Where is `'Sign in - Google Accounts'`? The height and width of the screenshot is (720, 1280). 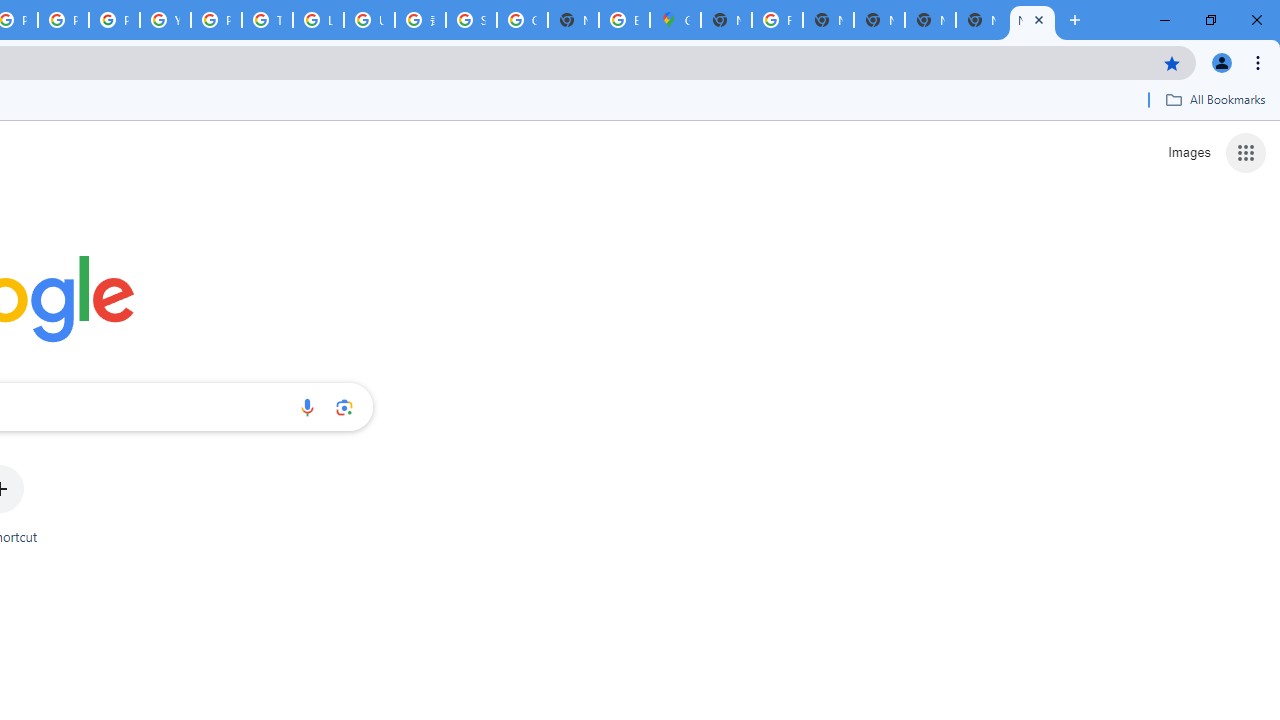
'Sign in - Google Accounts' is located at coordinates (470, 20).